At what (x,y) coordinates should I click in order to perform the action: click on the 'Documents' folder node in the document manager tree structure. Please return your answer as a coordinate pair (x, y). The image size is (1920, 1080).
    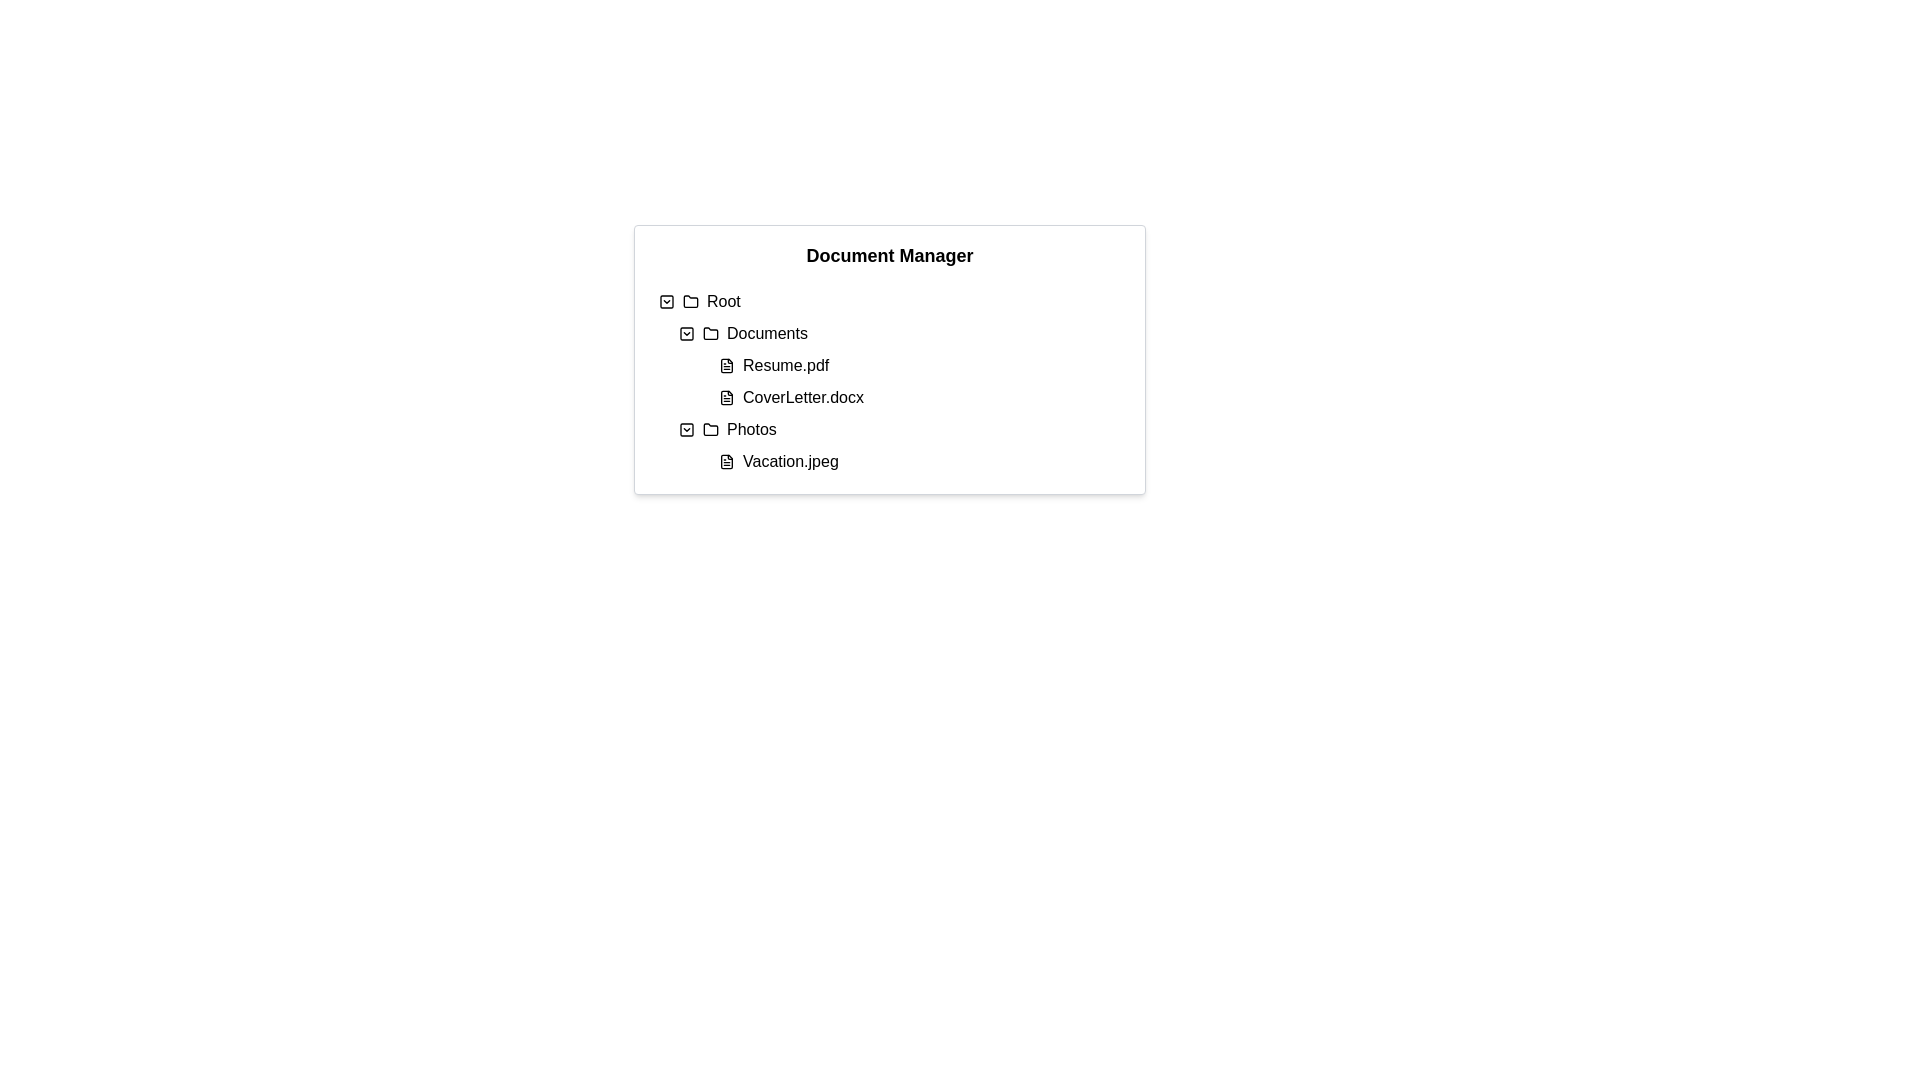
    Looking at the image, I should click on (899, 333).